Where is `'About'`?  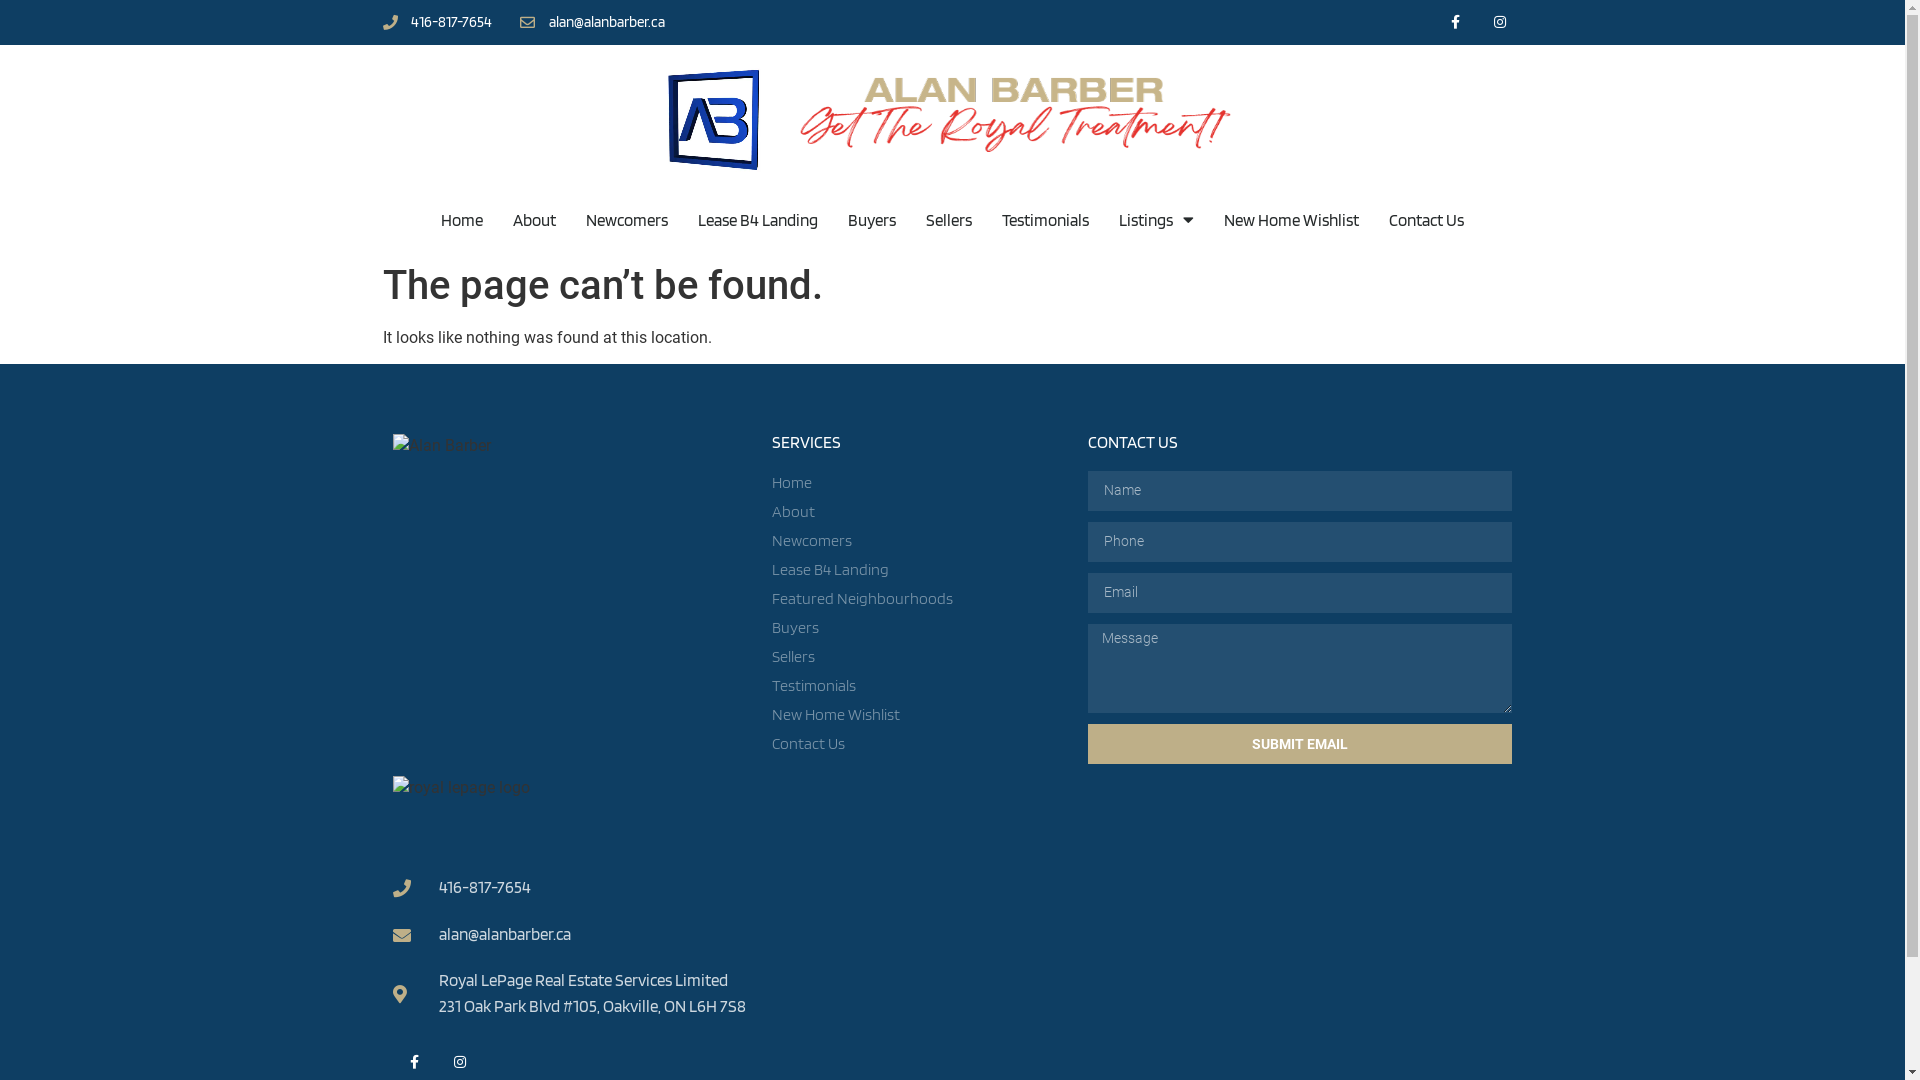
'About' is located at coordinates (919, 511).